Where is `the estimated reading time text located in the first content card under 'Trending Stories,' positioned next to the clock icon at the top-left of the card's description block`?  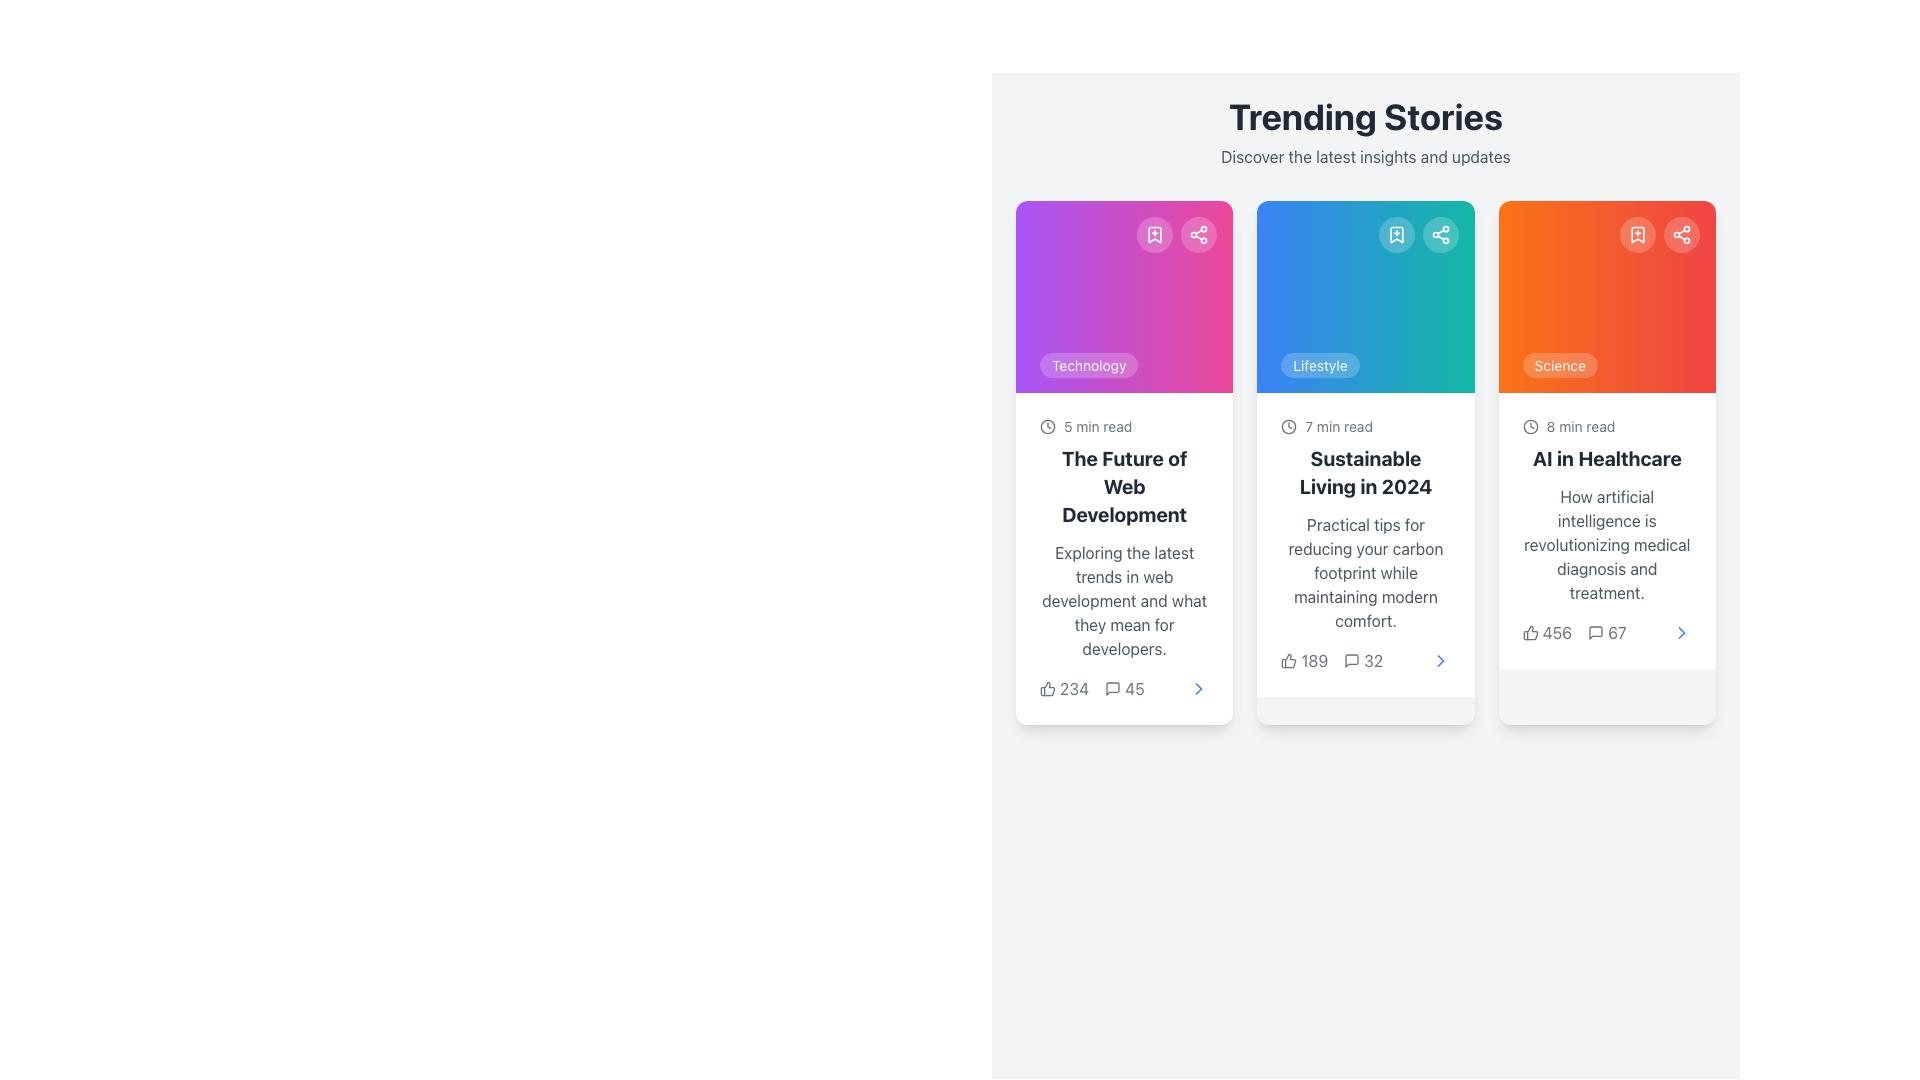 the estimated reading time text located in the first content card under 'Trending Stories,' positioned next to the clock icon at the top-left of the card's description block is located at coordinates (1097, 426).